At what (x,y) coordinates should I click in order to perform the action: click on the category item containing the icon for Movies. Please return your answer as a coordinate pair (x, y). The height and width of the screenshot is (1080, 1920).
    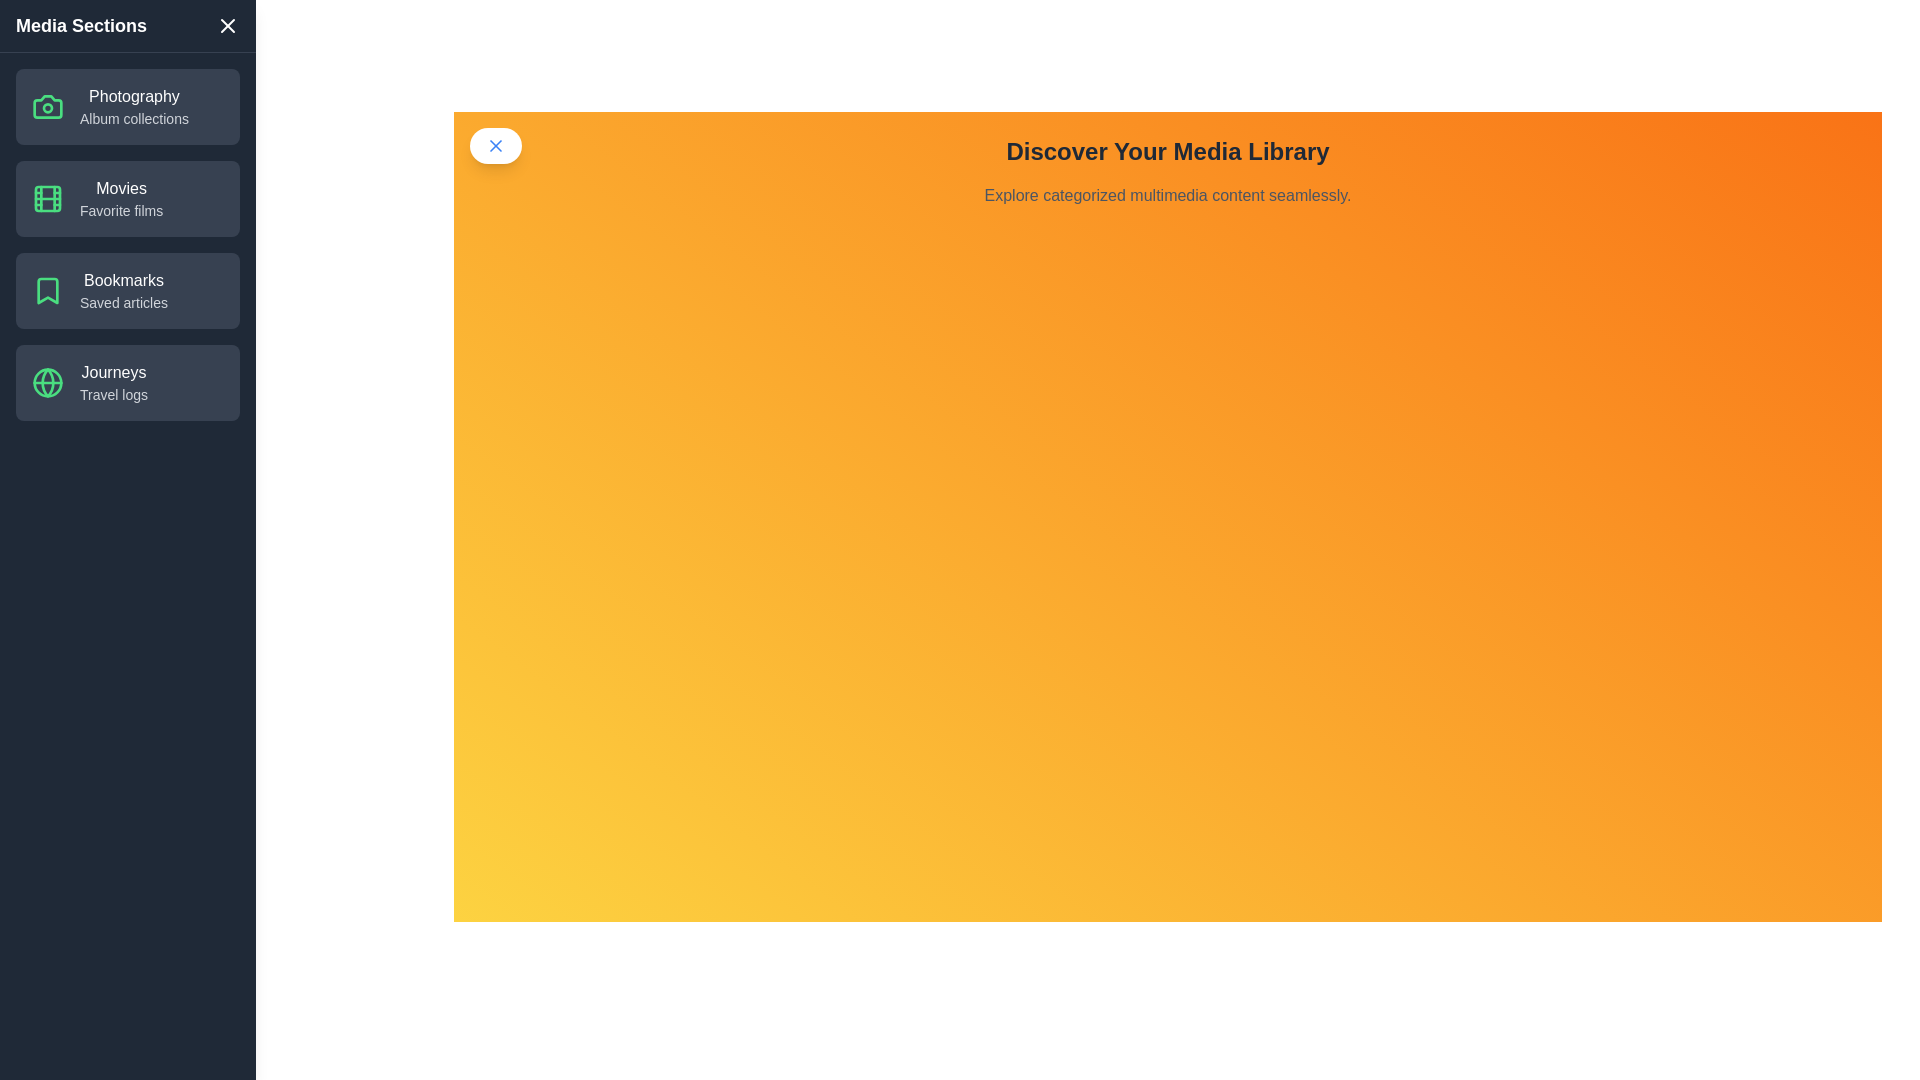
    Looking at the image, I should click on (48, 199).